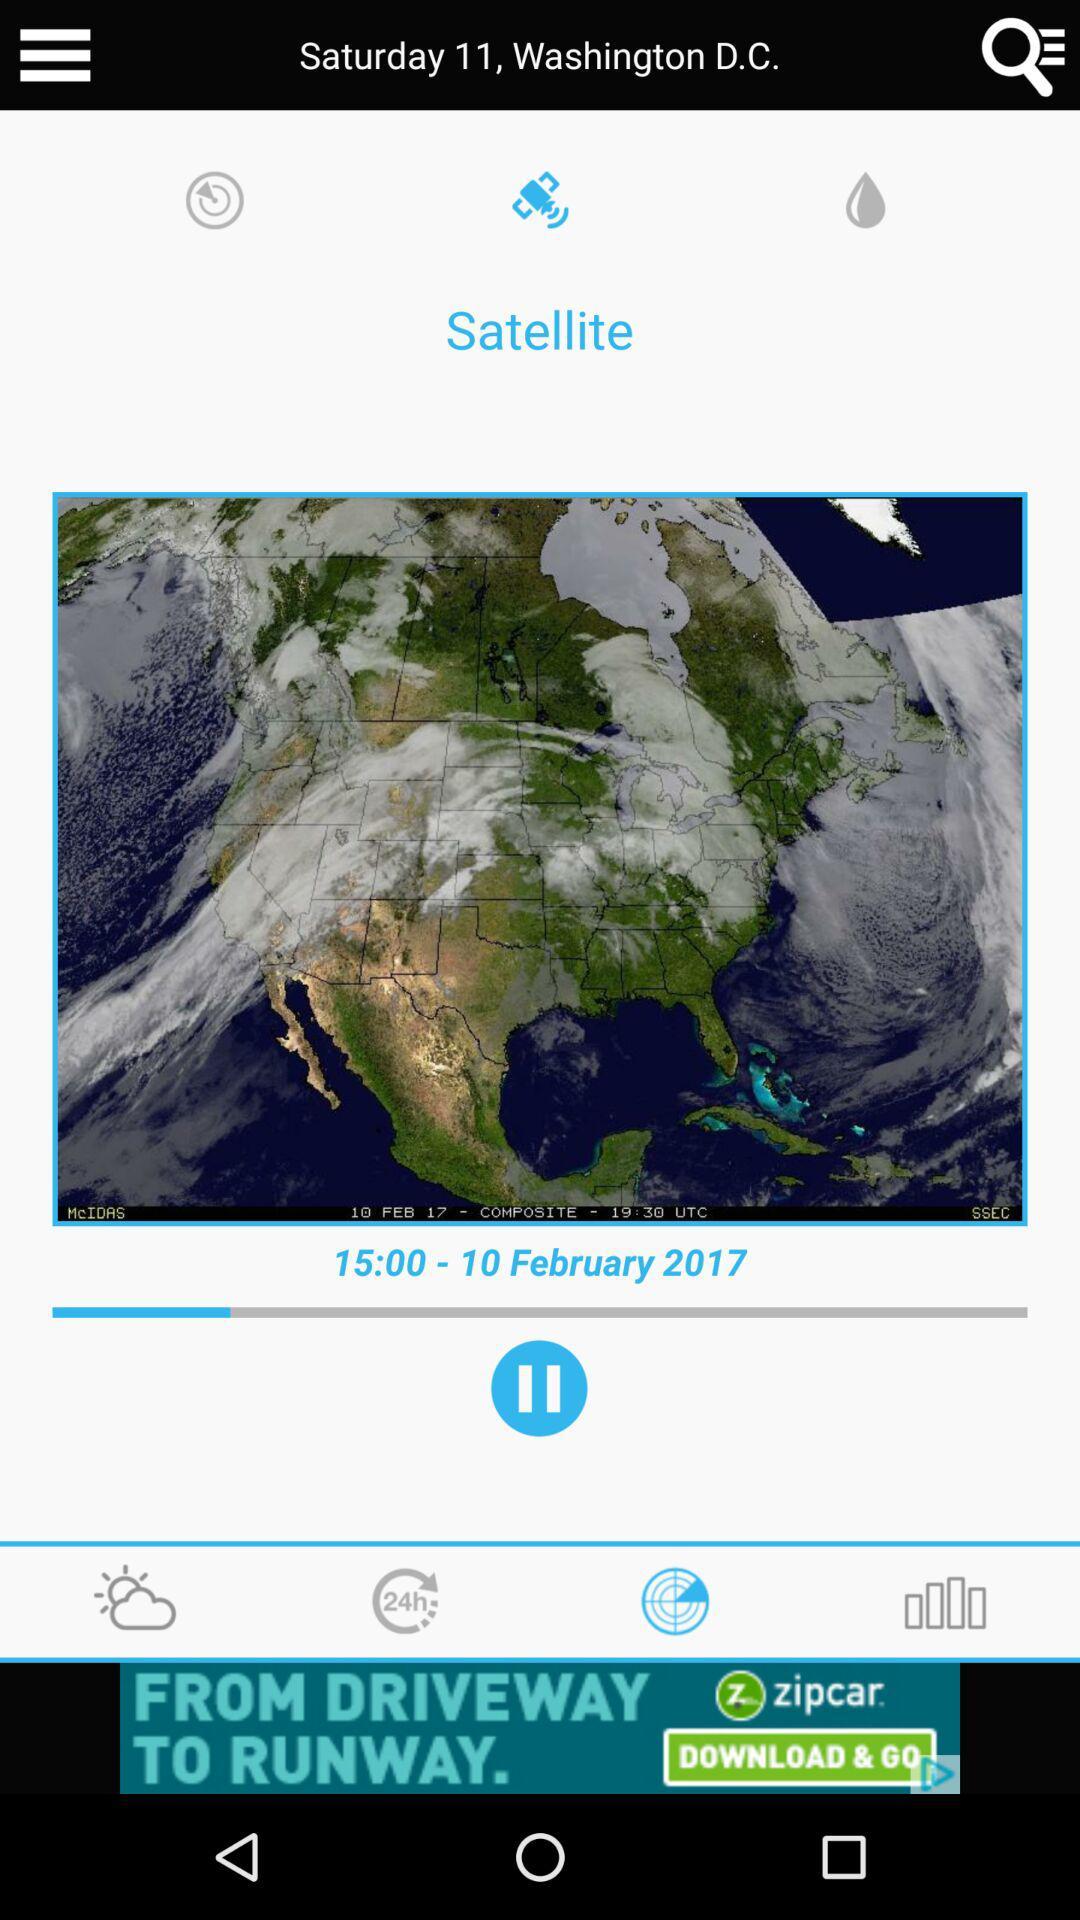  Describe the element at coordinates (540, 859) in the screenshot. I see `satellite picture` at that location.